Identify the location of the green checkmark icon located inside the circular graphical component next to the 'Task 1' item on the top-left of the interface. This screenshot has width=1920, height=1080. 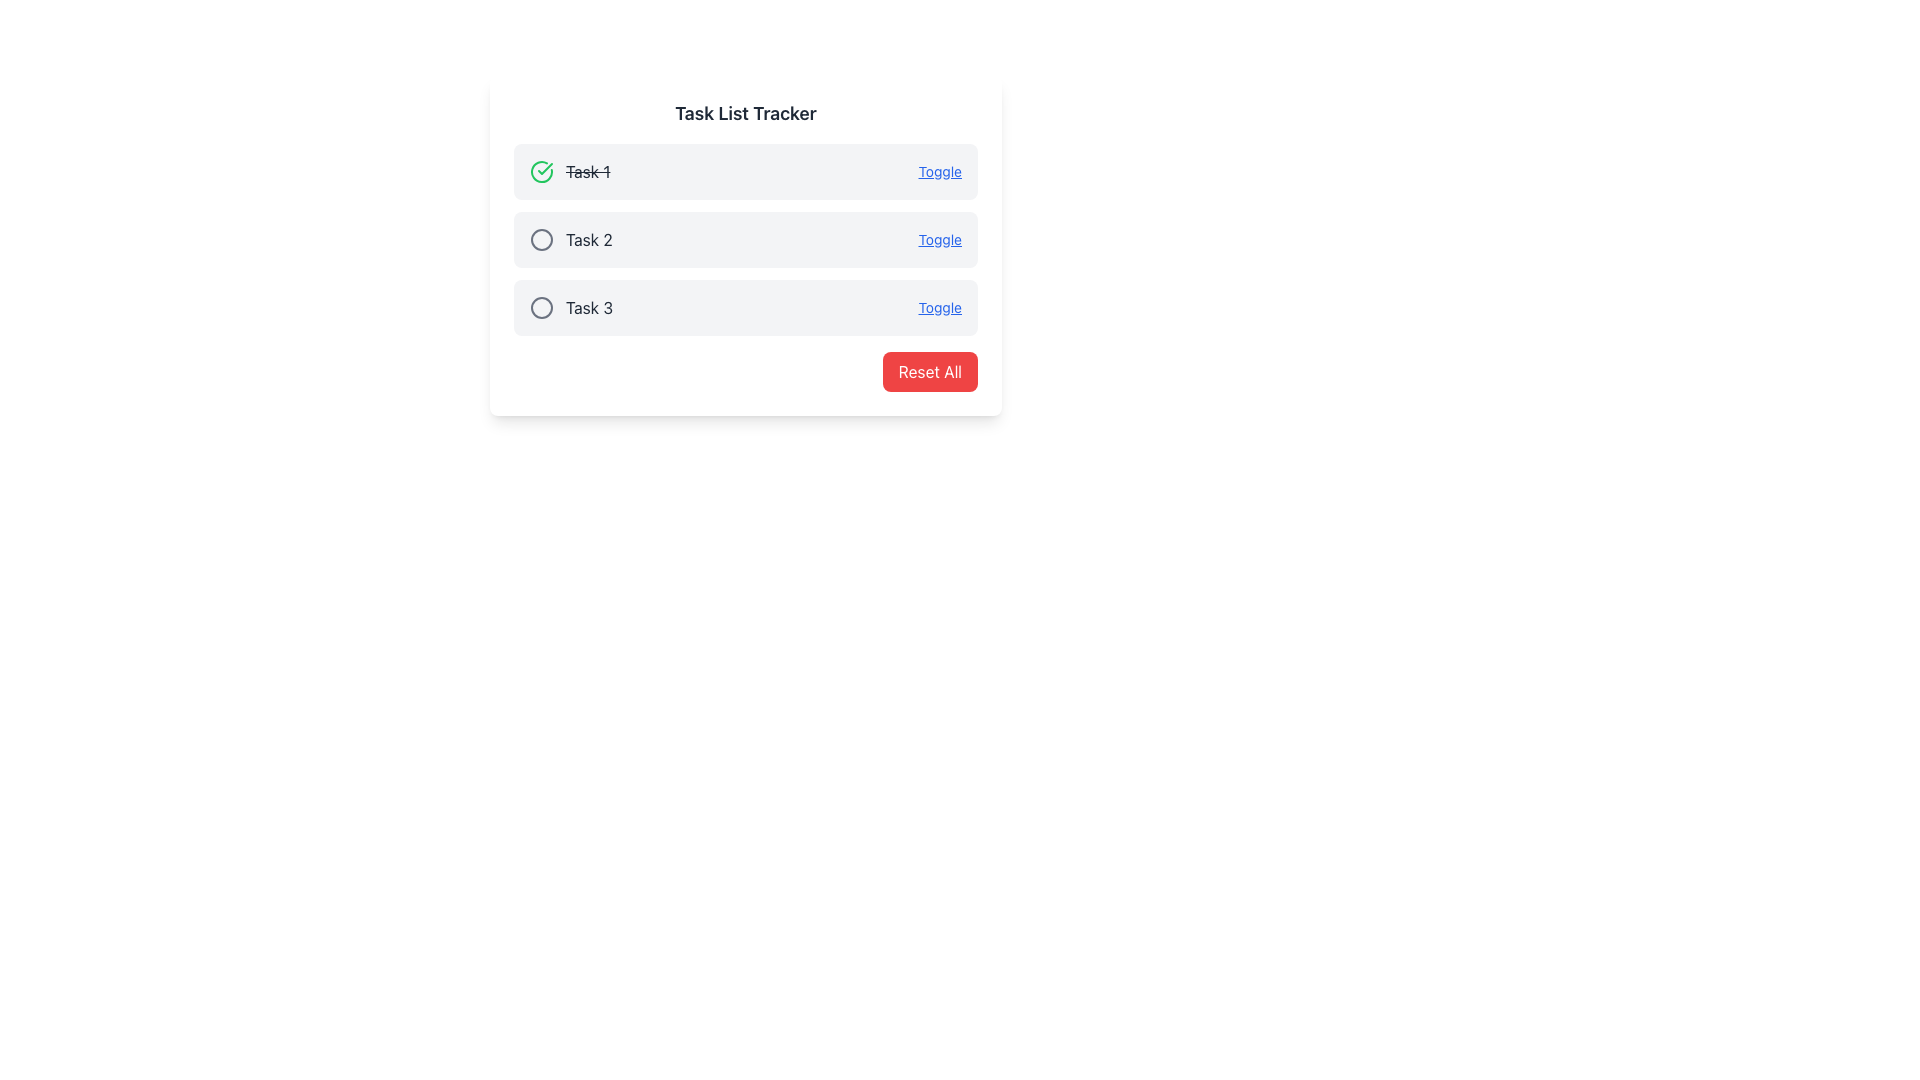
(545, 168).